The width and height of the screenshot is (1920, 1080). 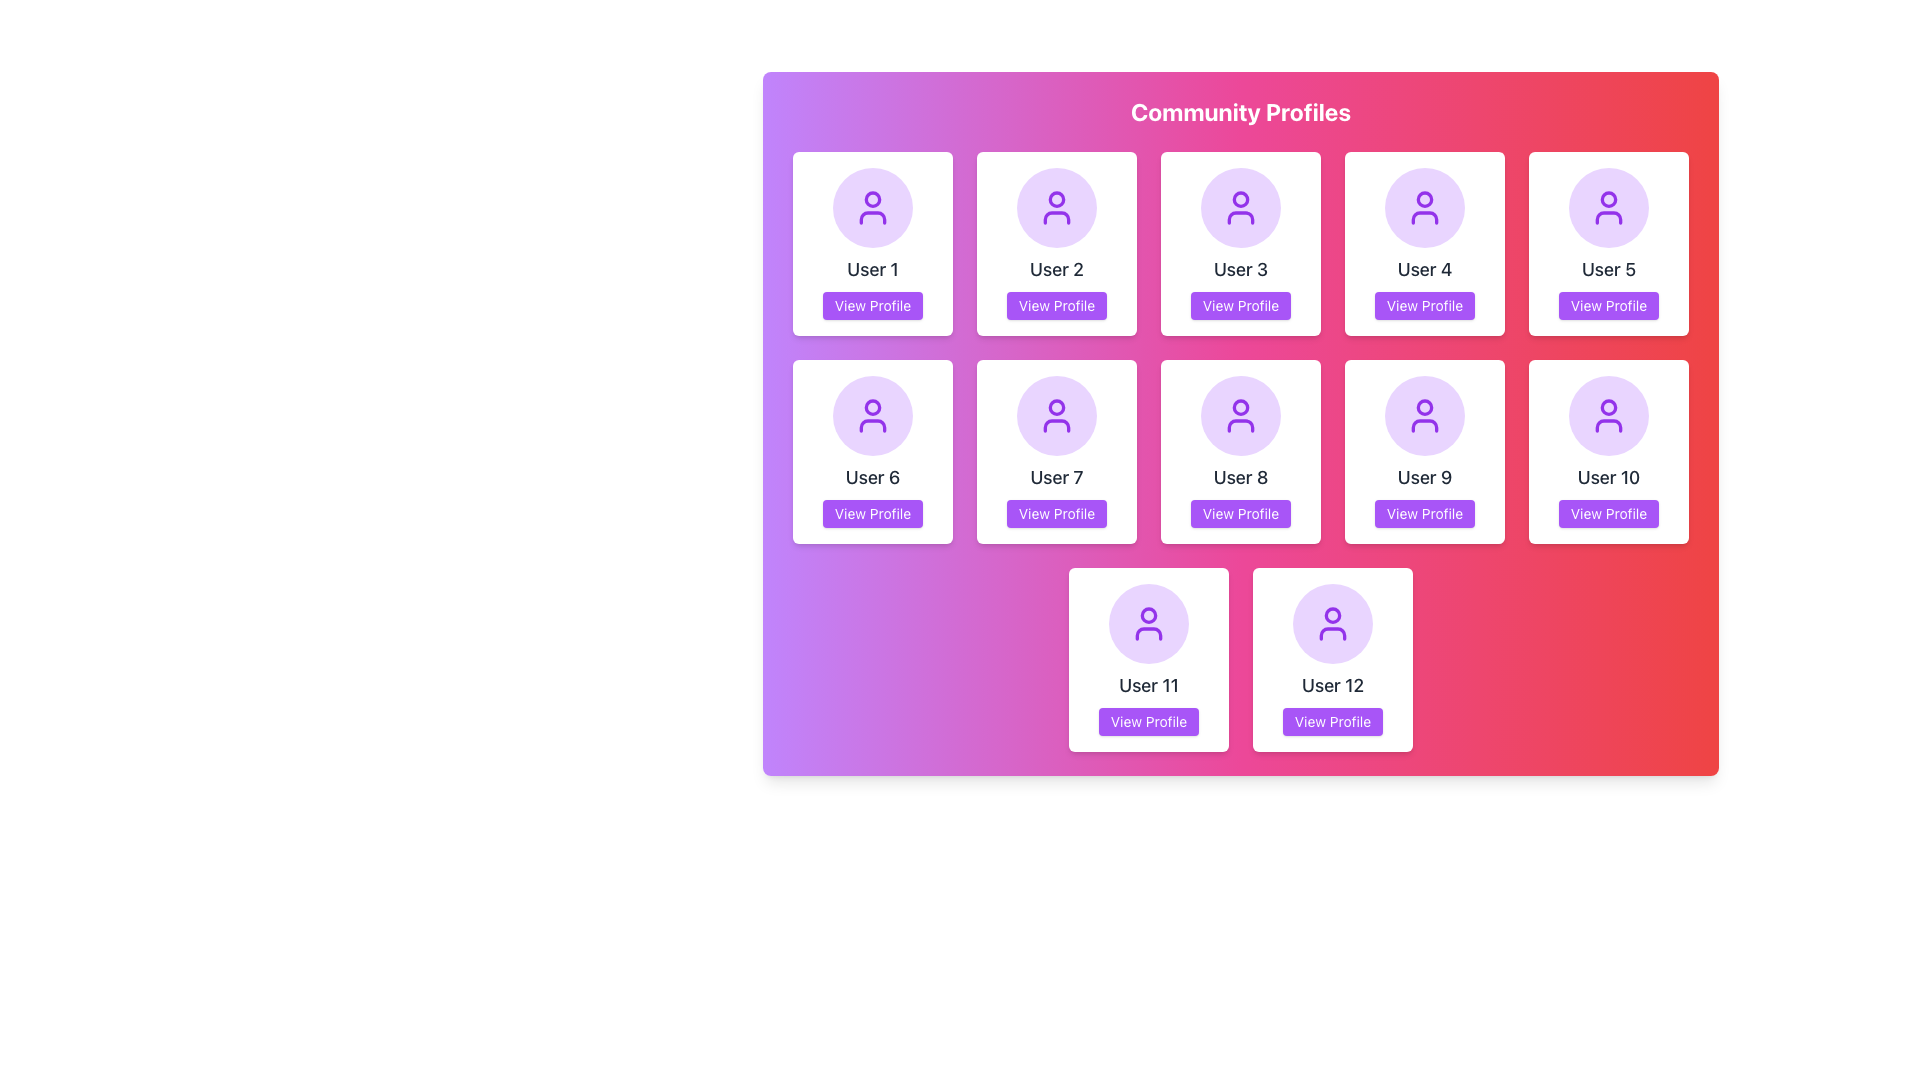 What do you see at coordinates (1333, 633) in the screenshot?
I see `the purple stroke outline of the user avatar's shoulders and torso in the SVG icon for 'User 12'` at bounding box center [1333, 633].